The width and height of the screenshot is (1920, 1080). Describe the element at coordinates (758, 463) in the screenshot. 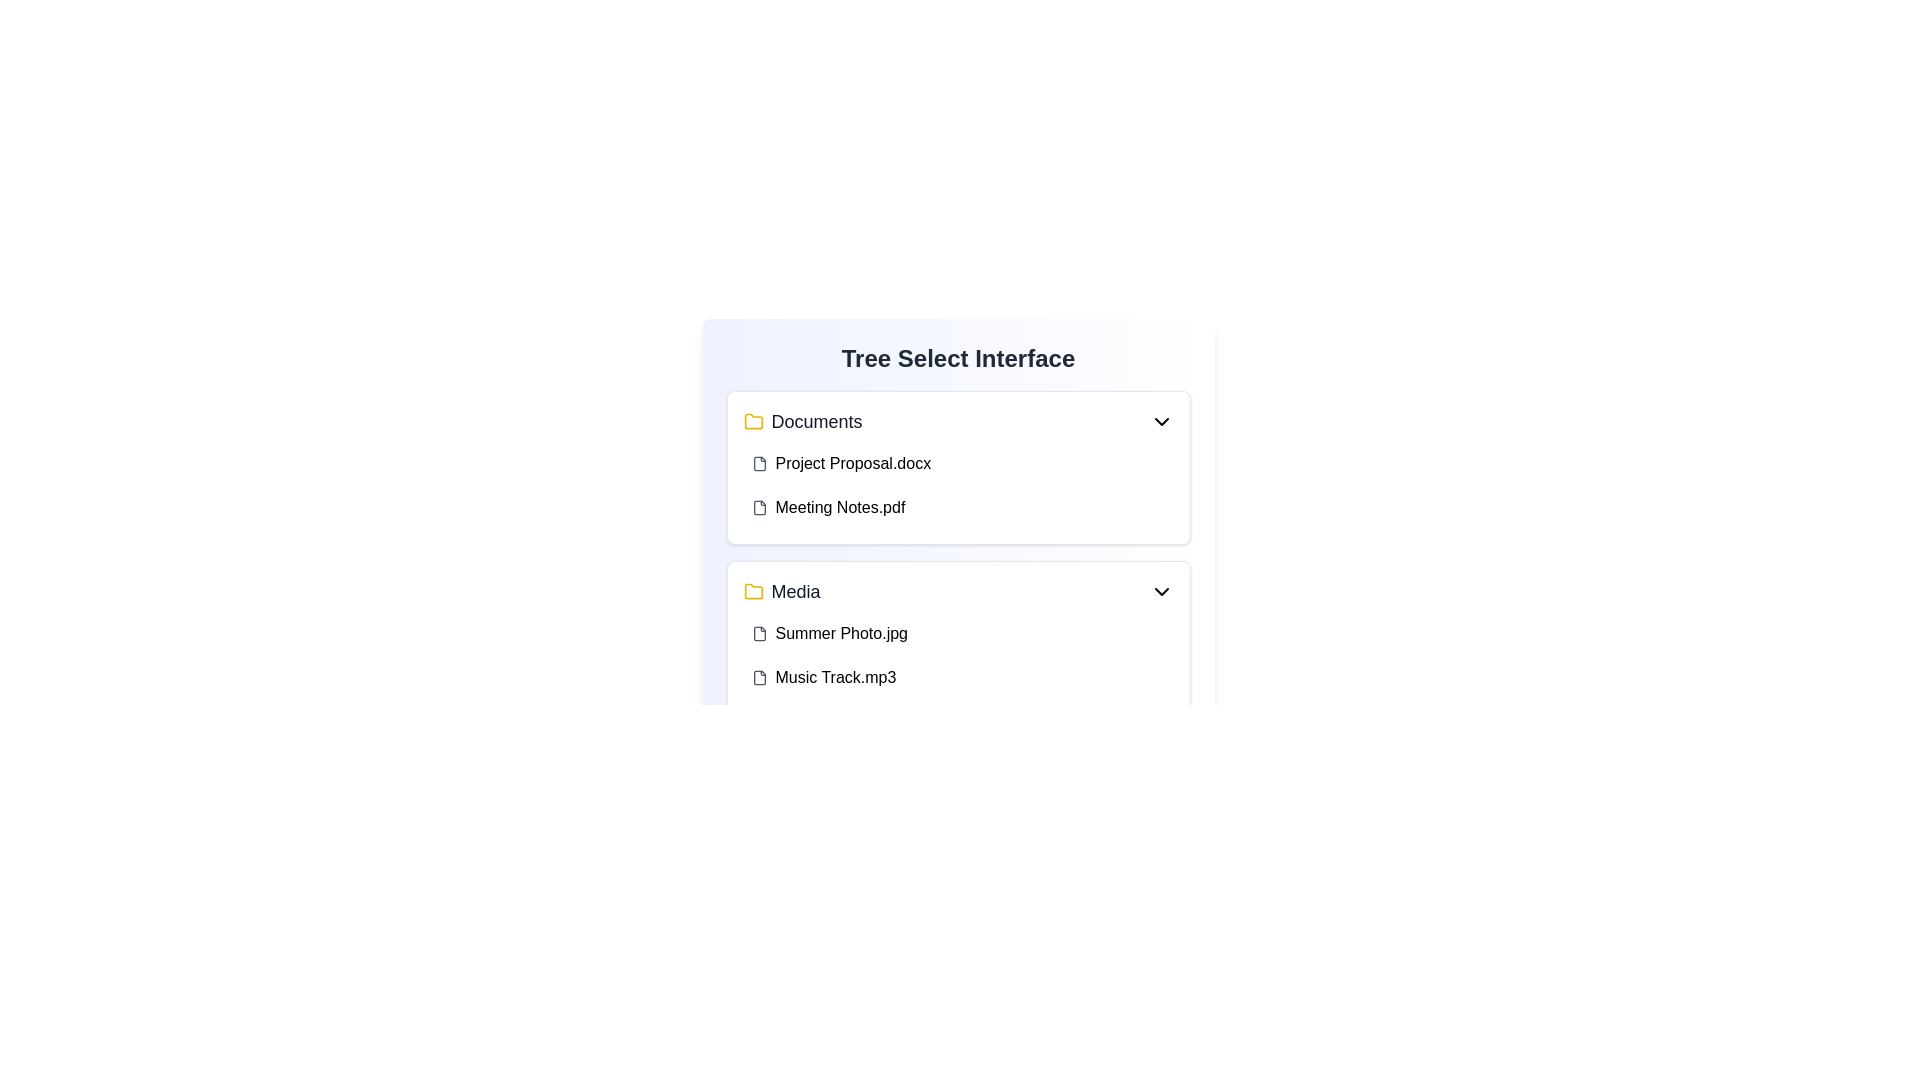

I see `the small gray document icon located to the left of the text label 'Project Proposal.docx'` at that location.